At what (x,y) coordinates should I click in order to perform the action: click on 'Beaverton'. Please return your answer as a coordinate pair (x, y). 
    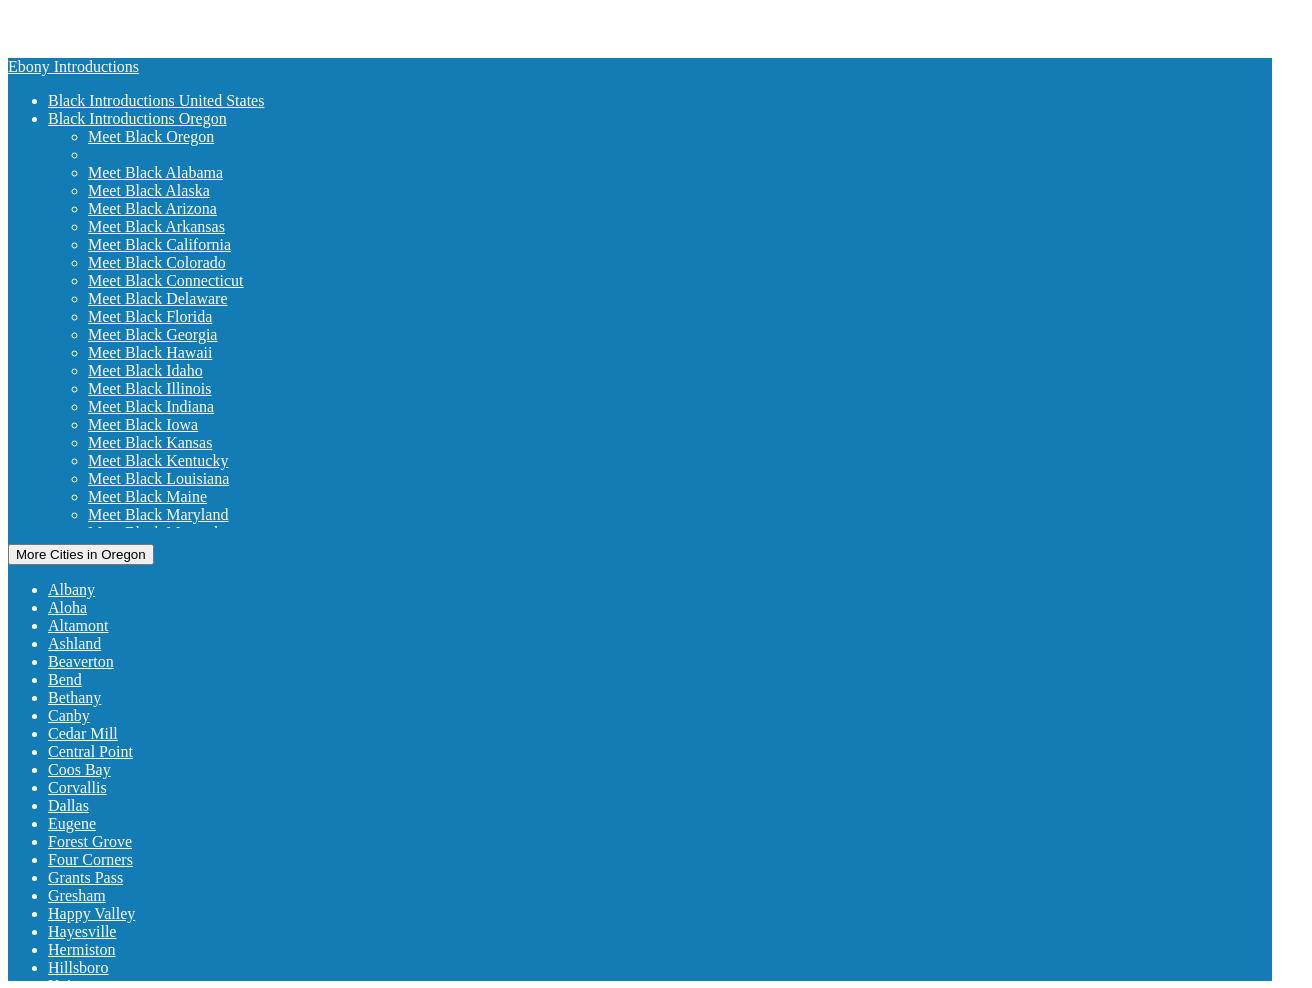
    Looking at the image, I should click on (80, 660).